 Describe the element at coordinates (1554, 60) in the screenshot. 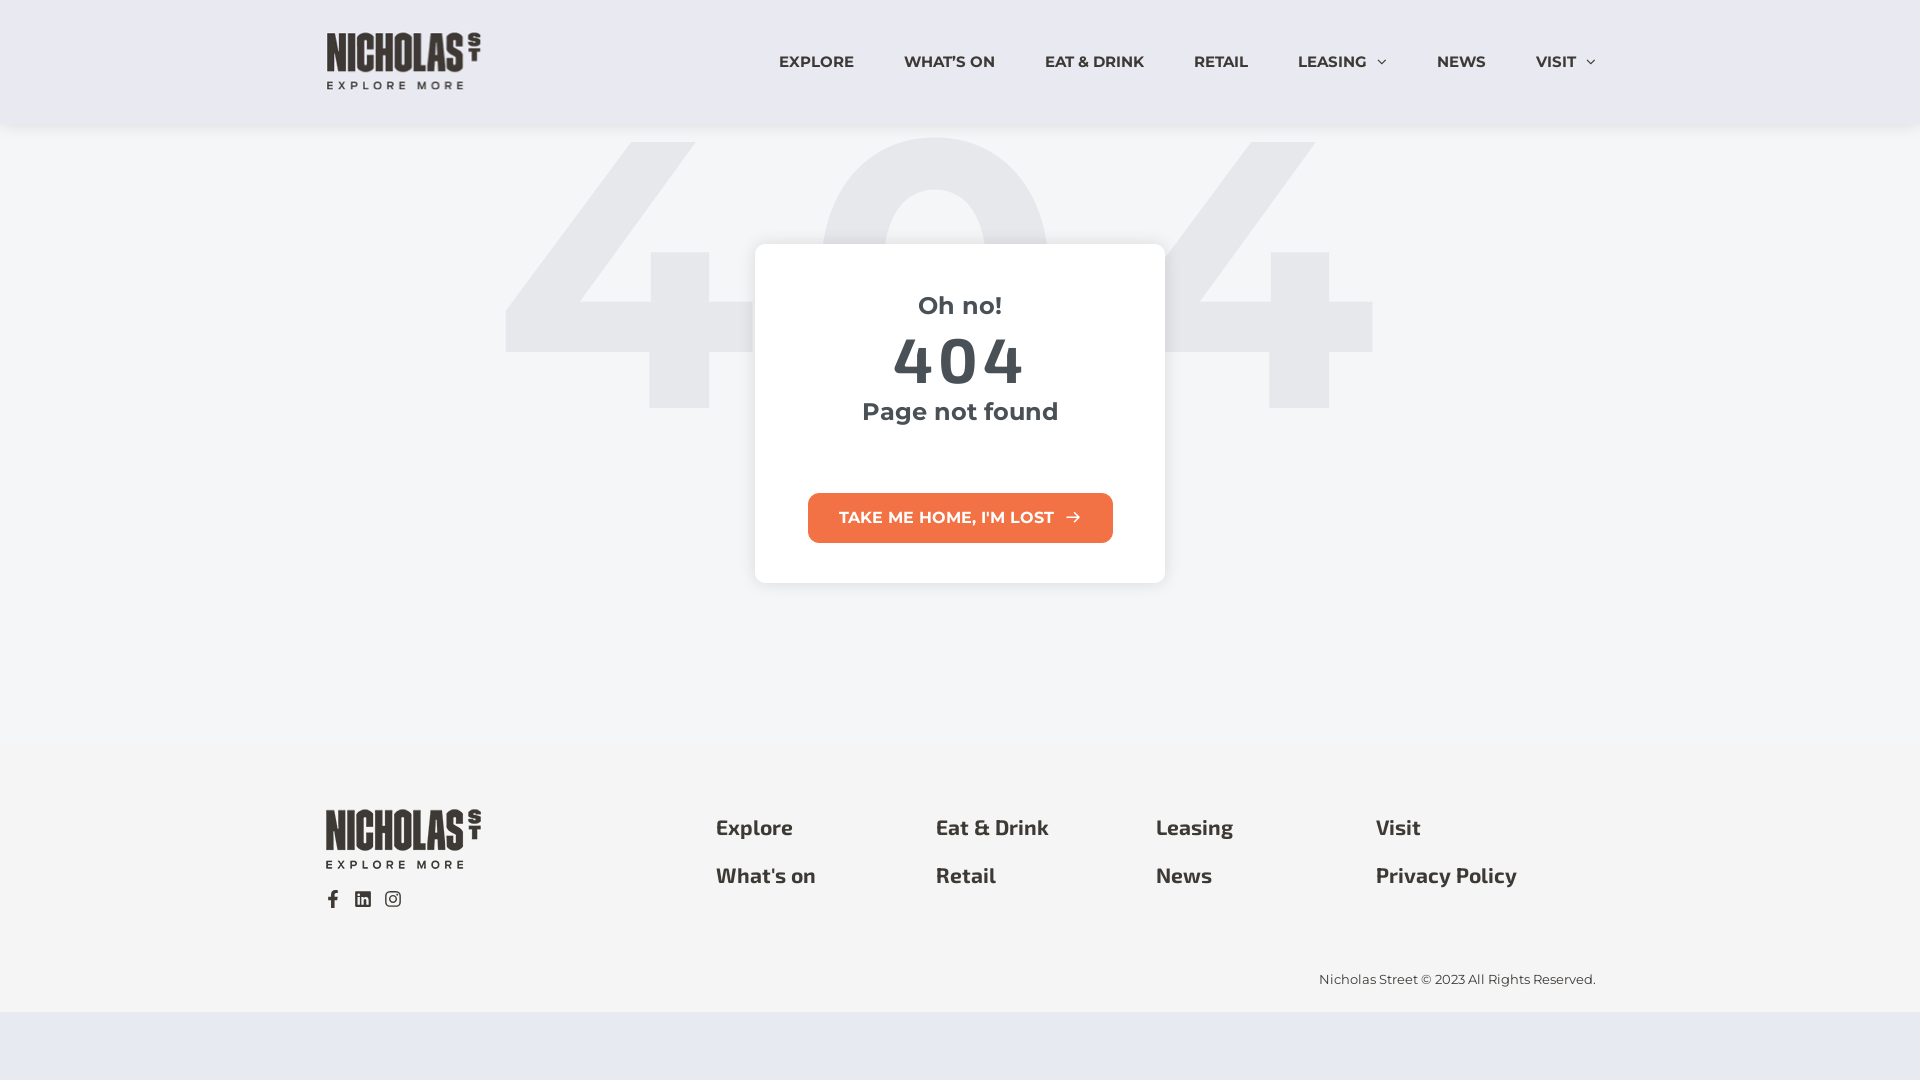

I see `'VISIT'` at that location.